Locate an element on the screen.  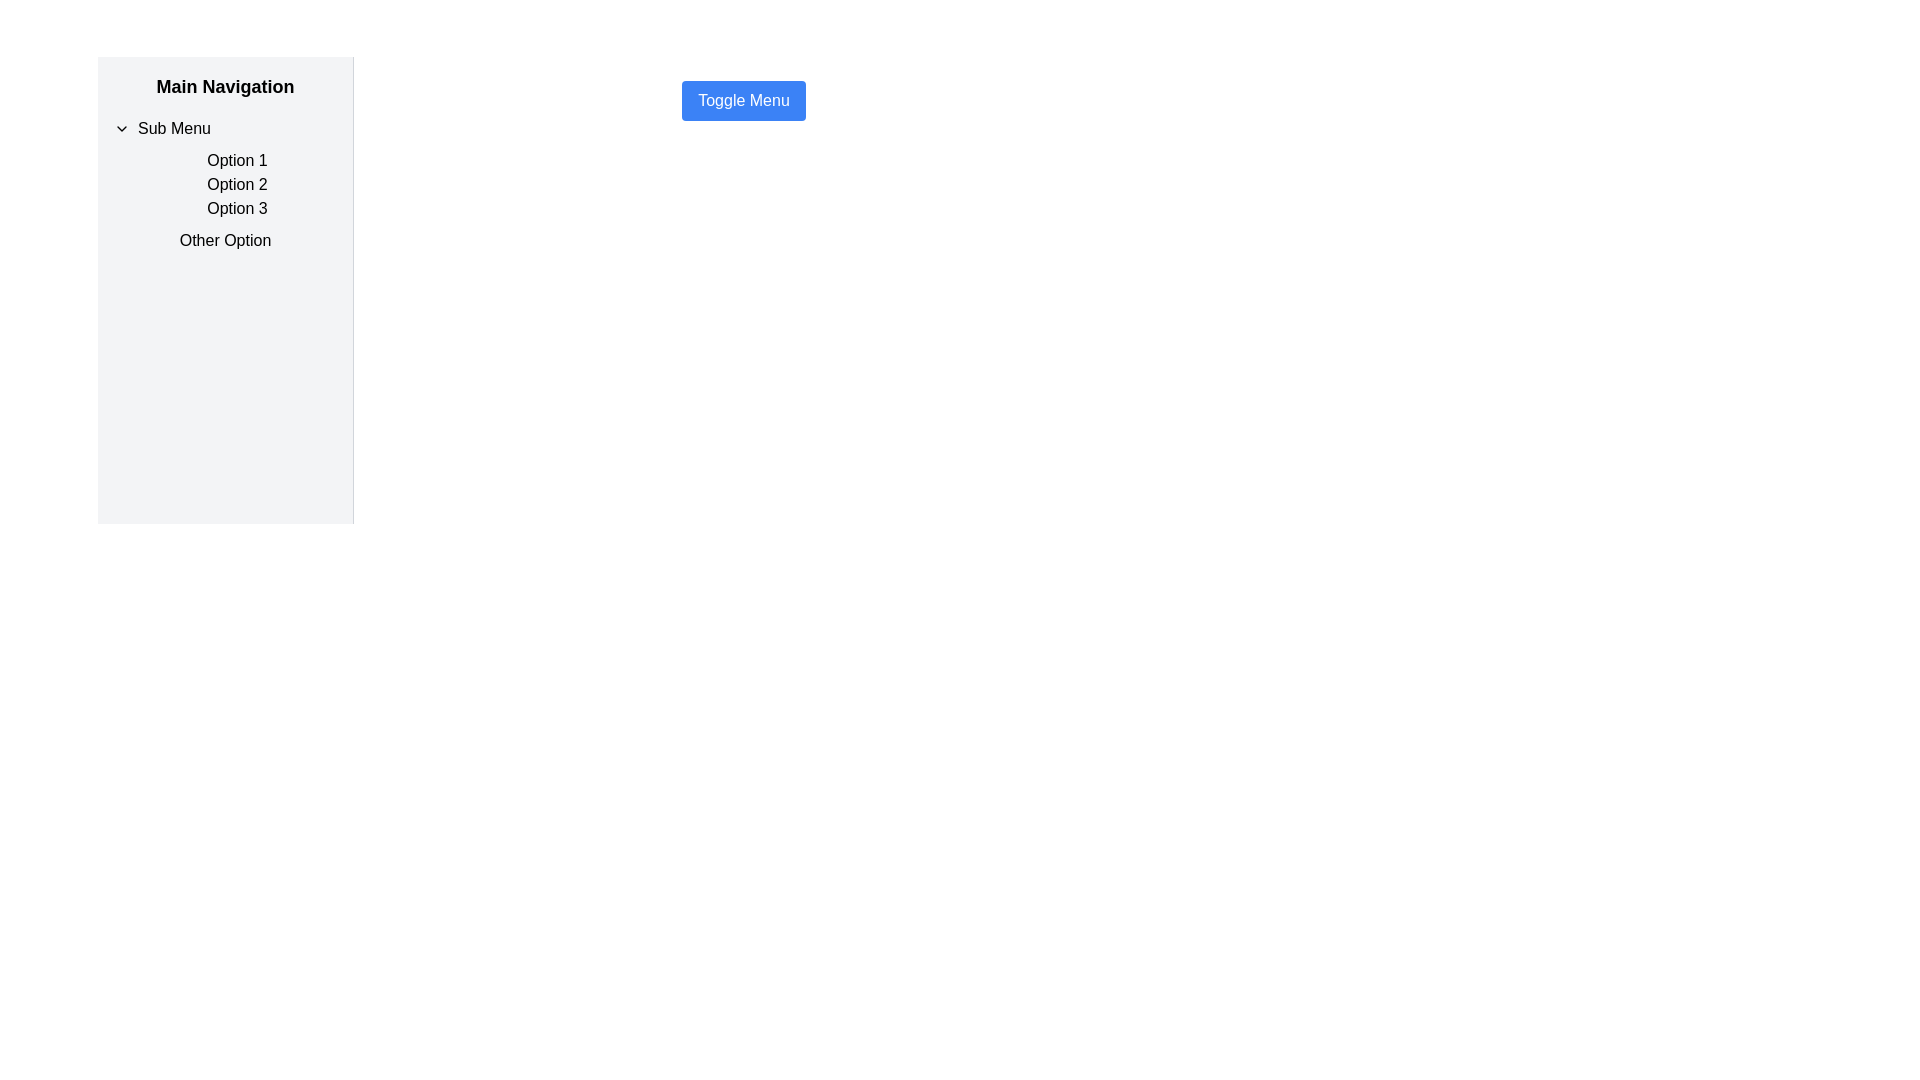
the 'Sub Menu' button is located at coordinates (225, 128).